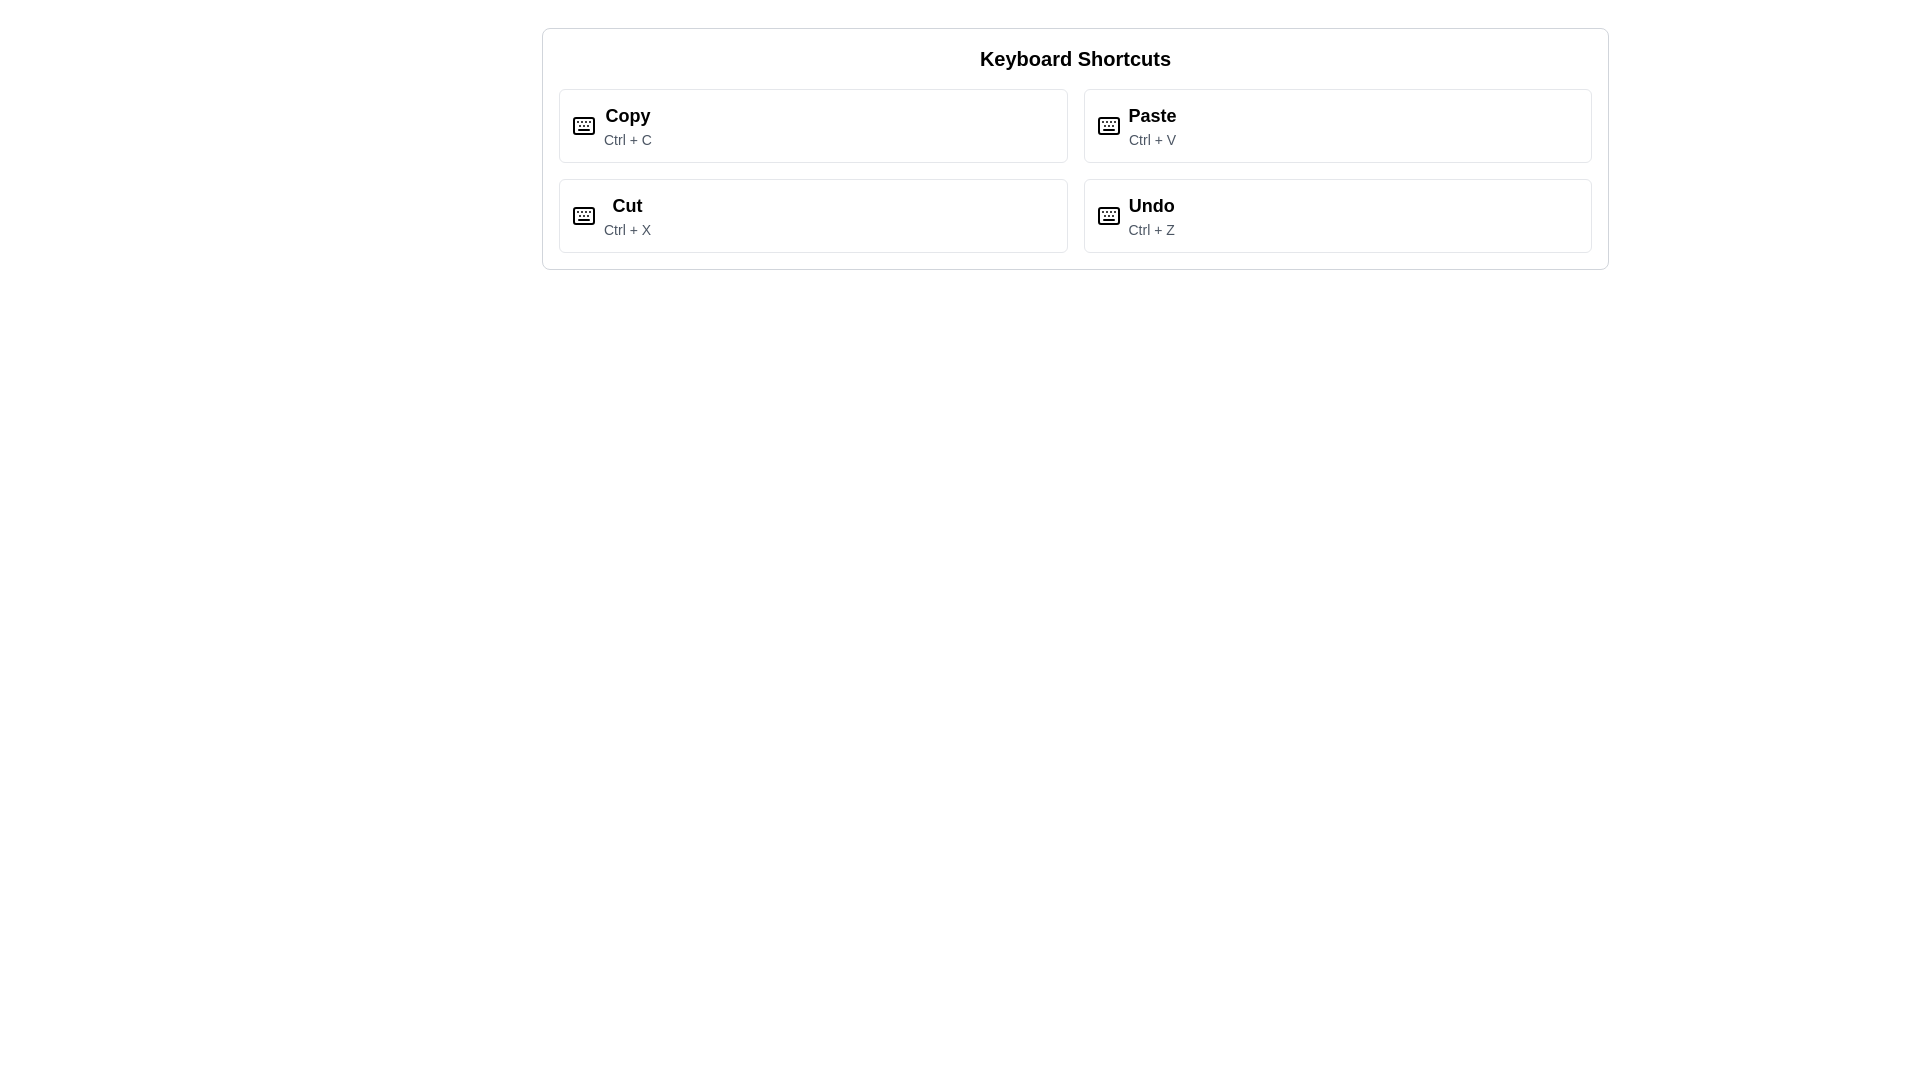  What do you see at coordinates (1337, 126) in the screenshot?
I see `the 'Paste' button, which is the second element in the grid layout and shows the keyboard shortcut 'Ctrl + V'` at bounding box center [1337, 126].